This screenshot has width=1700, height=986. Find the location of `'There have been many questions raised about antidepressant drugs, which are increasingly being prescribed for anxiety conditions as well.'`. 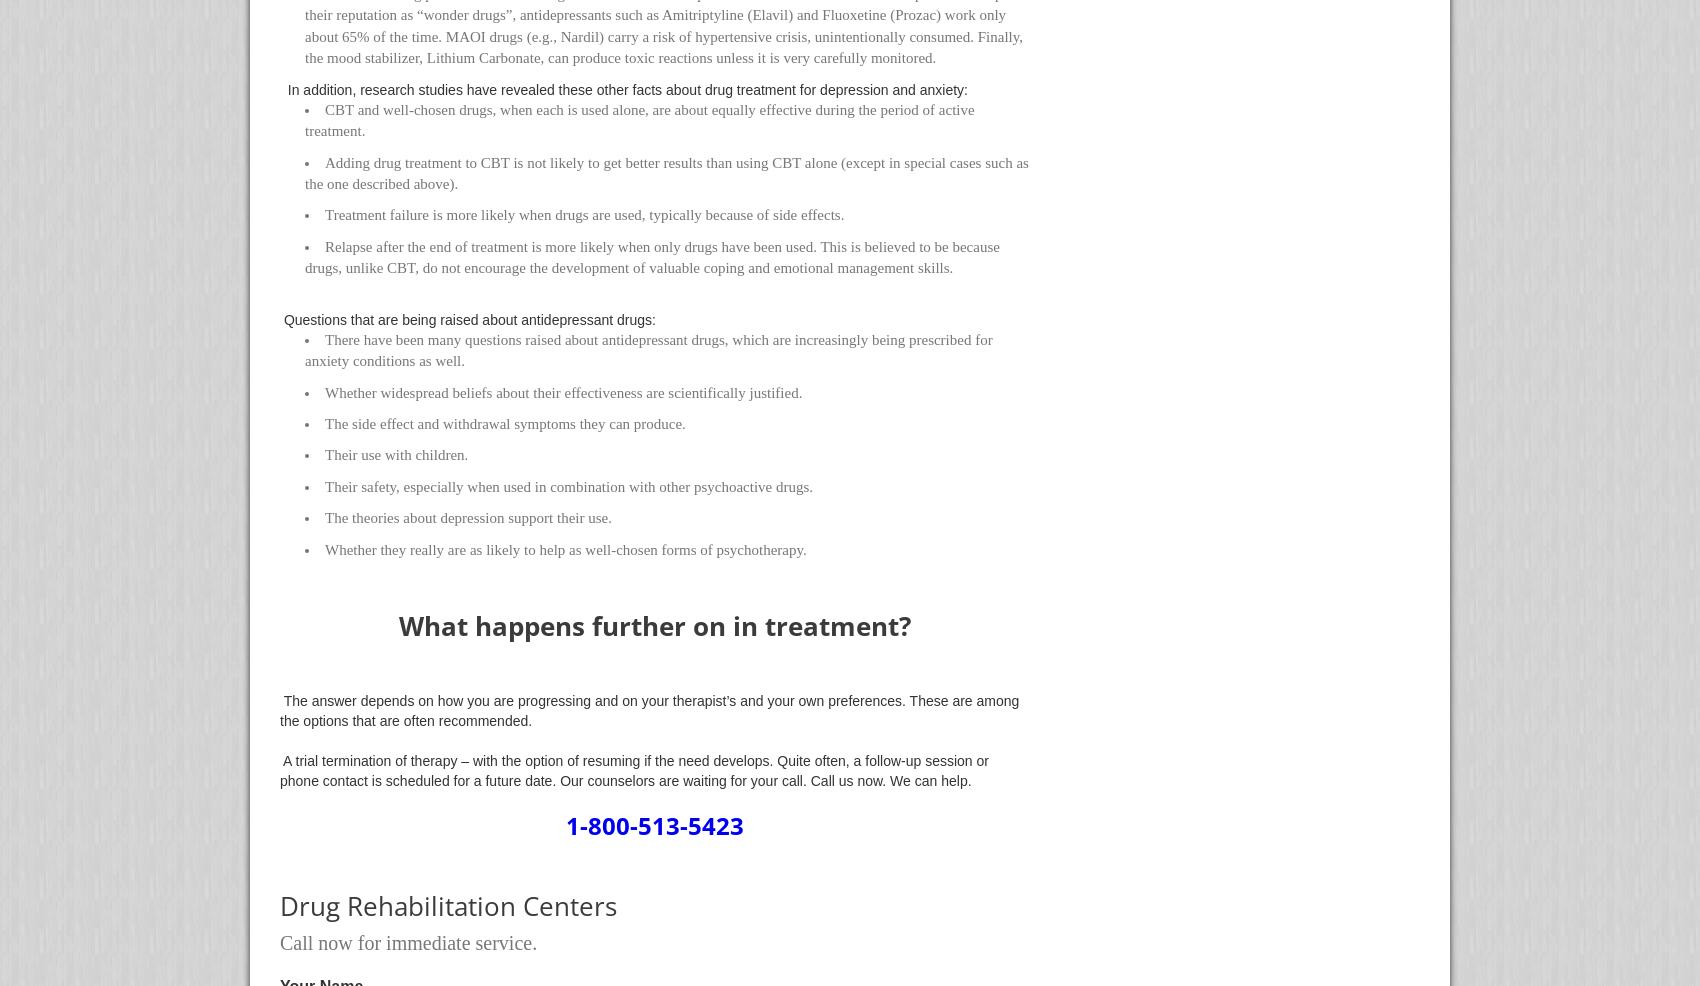

'There have been many questions raised about antidepressant drugs, which are increasingly being prescribed for anxiety conditions as well.' is located at coordinates (648, 349).